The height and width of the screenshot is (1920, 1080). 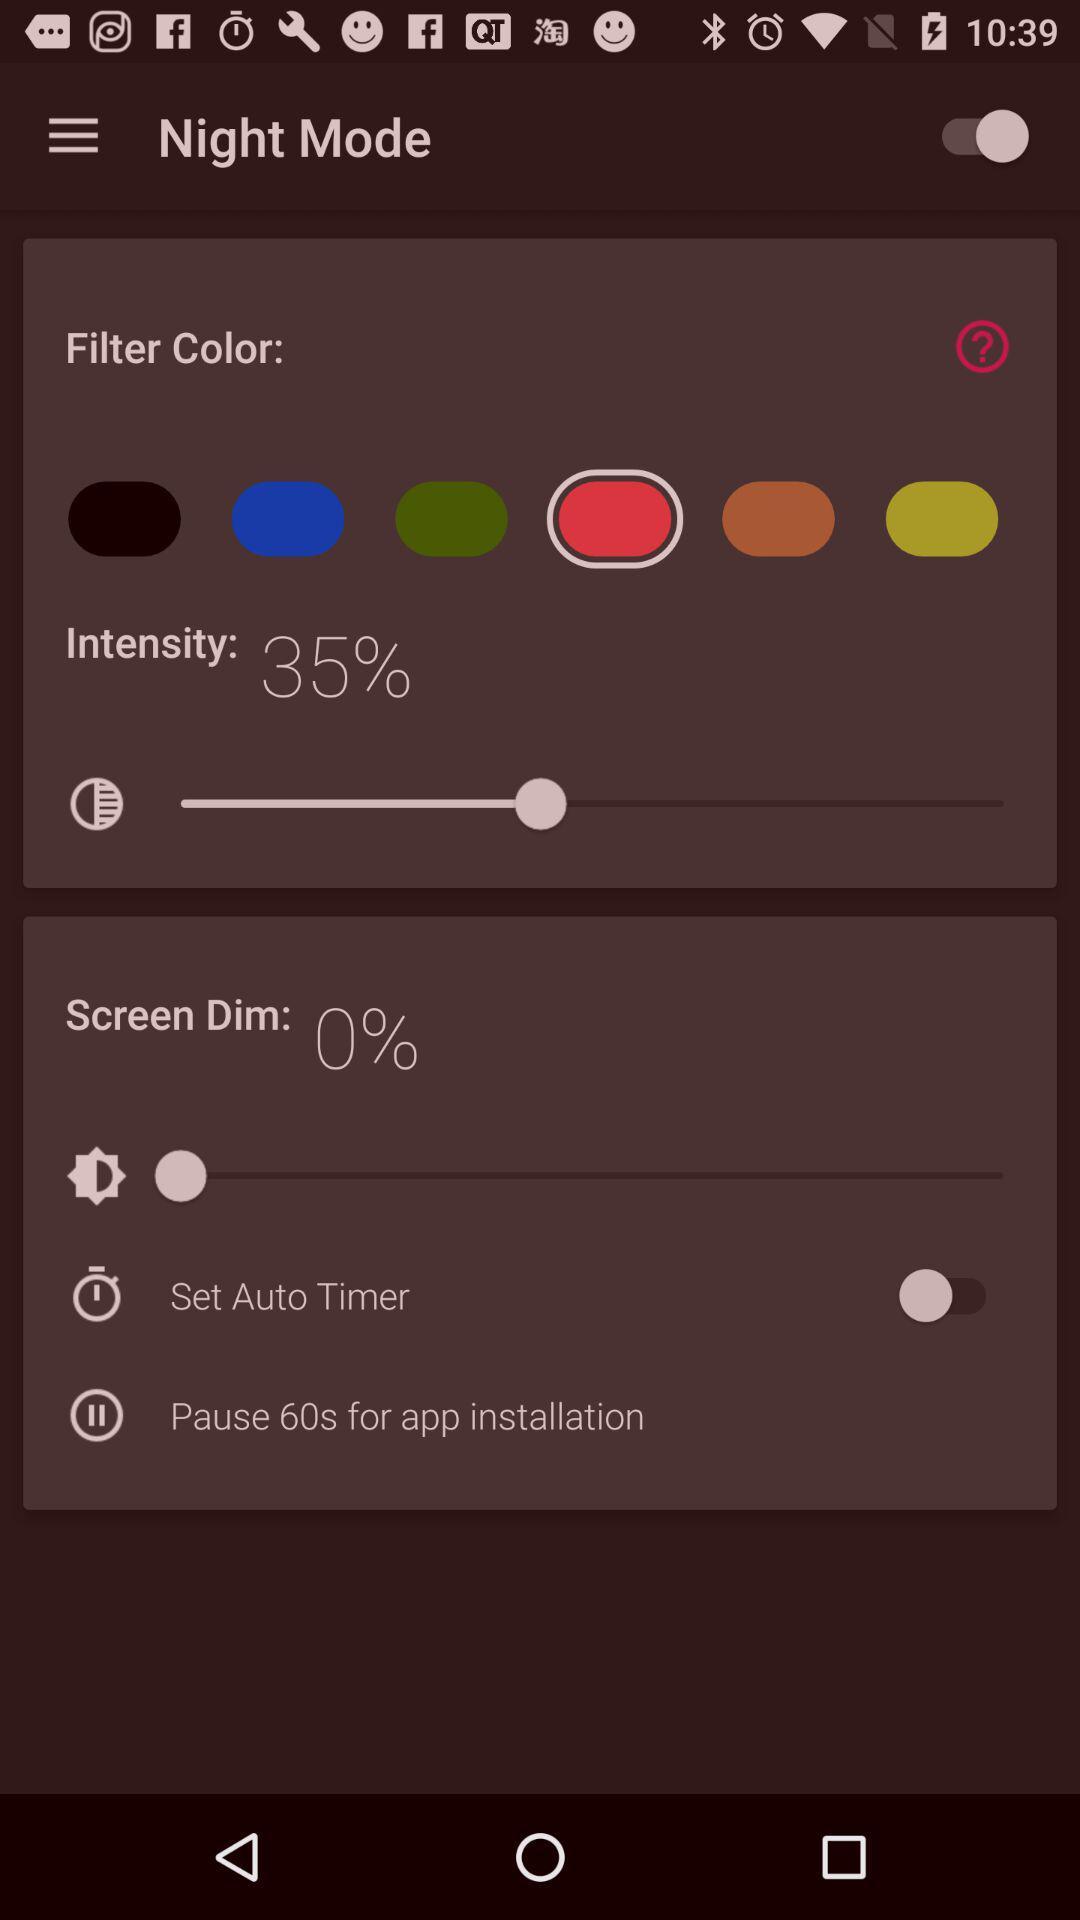 What do you see at coordinates (951, 1295) in the screenshot?
I see `on/off` at bounding box center [951, 1295].